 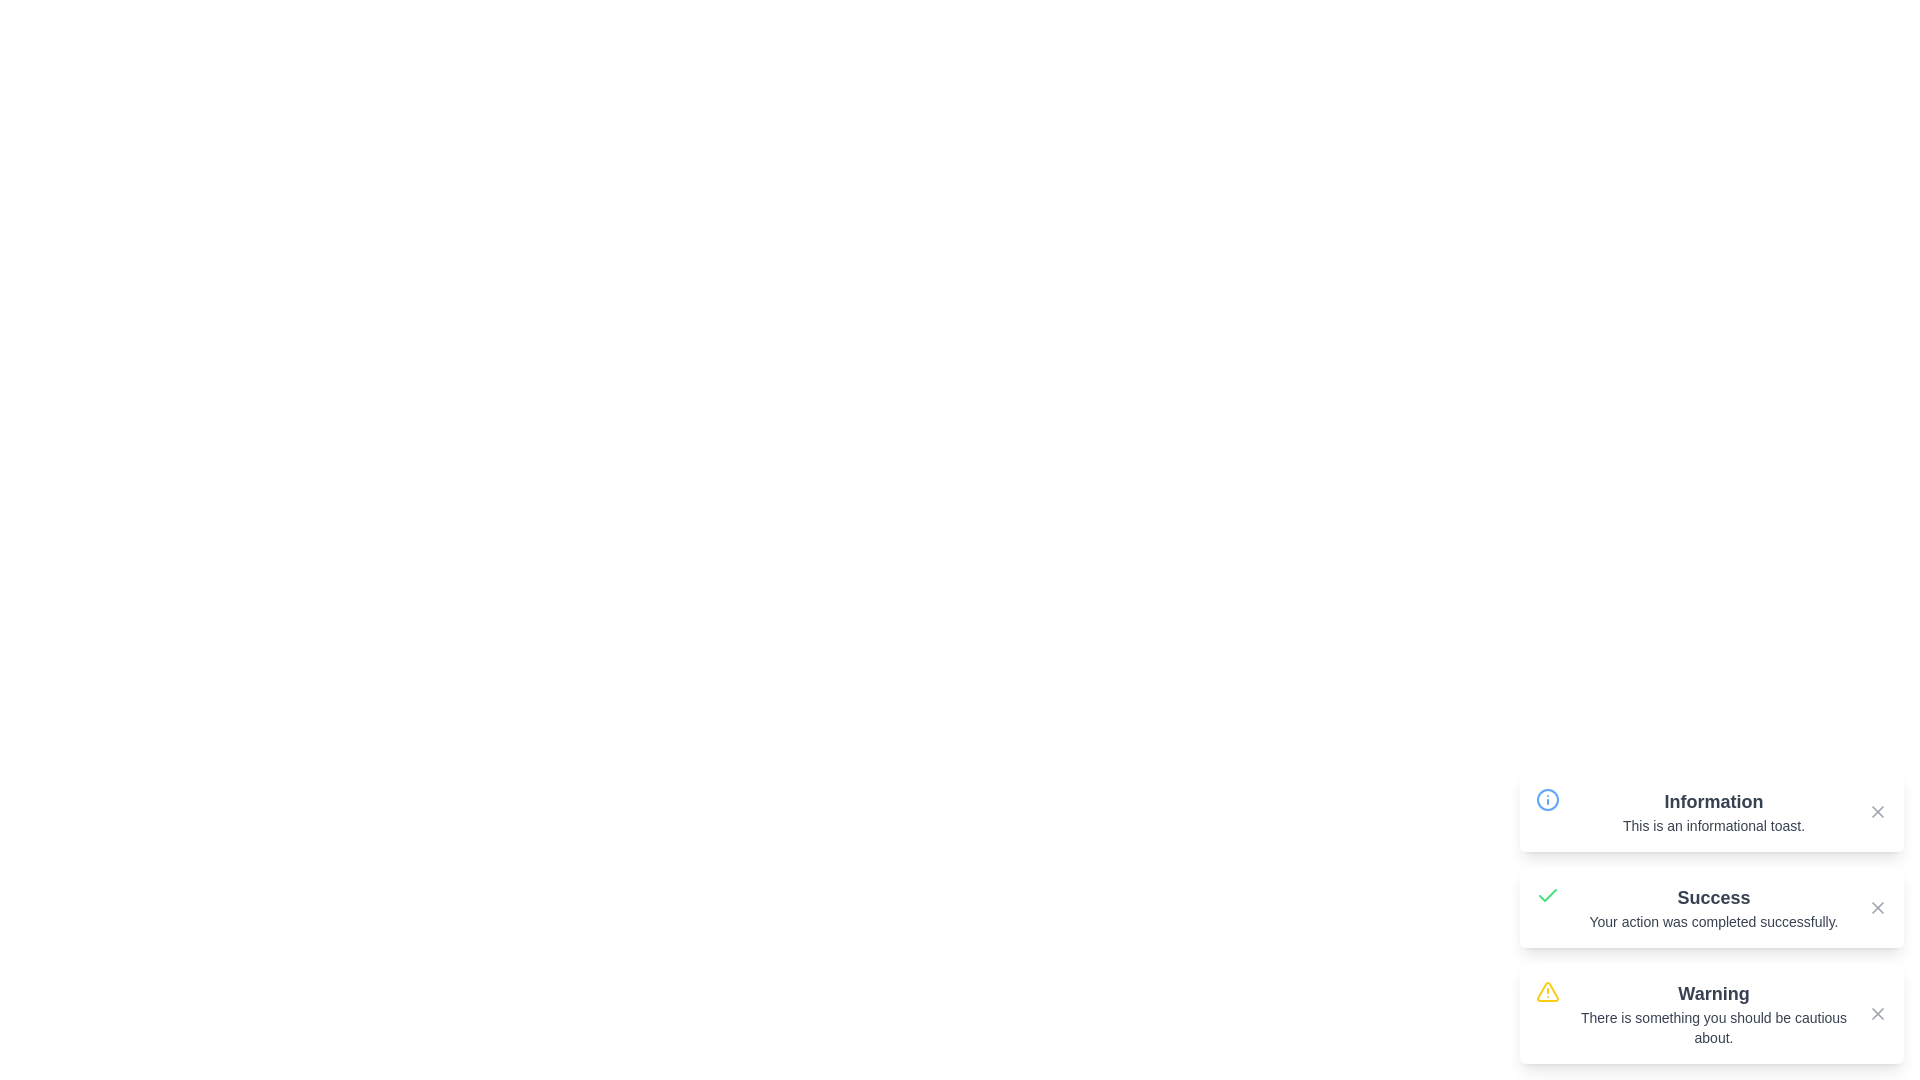 What do you see at coordinates (1712, 812) in the screenshot?
I see `the 'Information' toast notification element that contains the heading 'Information' in bold and the subtext 'This is an informational toast.'` at bounding box center [1712, 812].